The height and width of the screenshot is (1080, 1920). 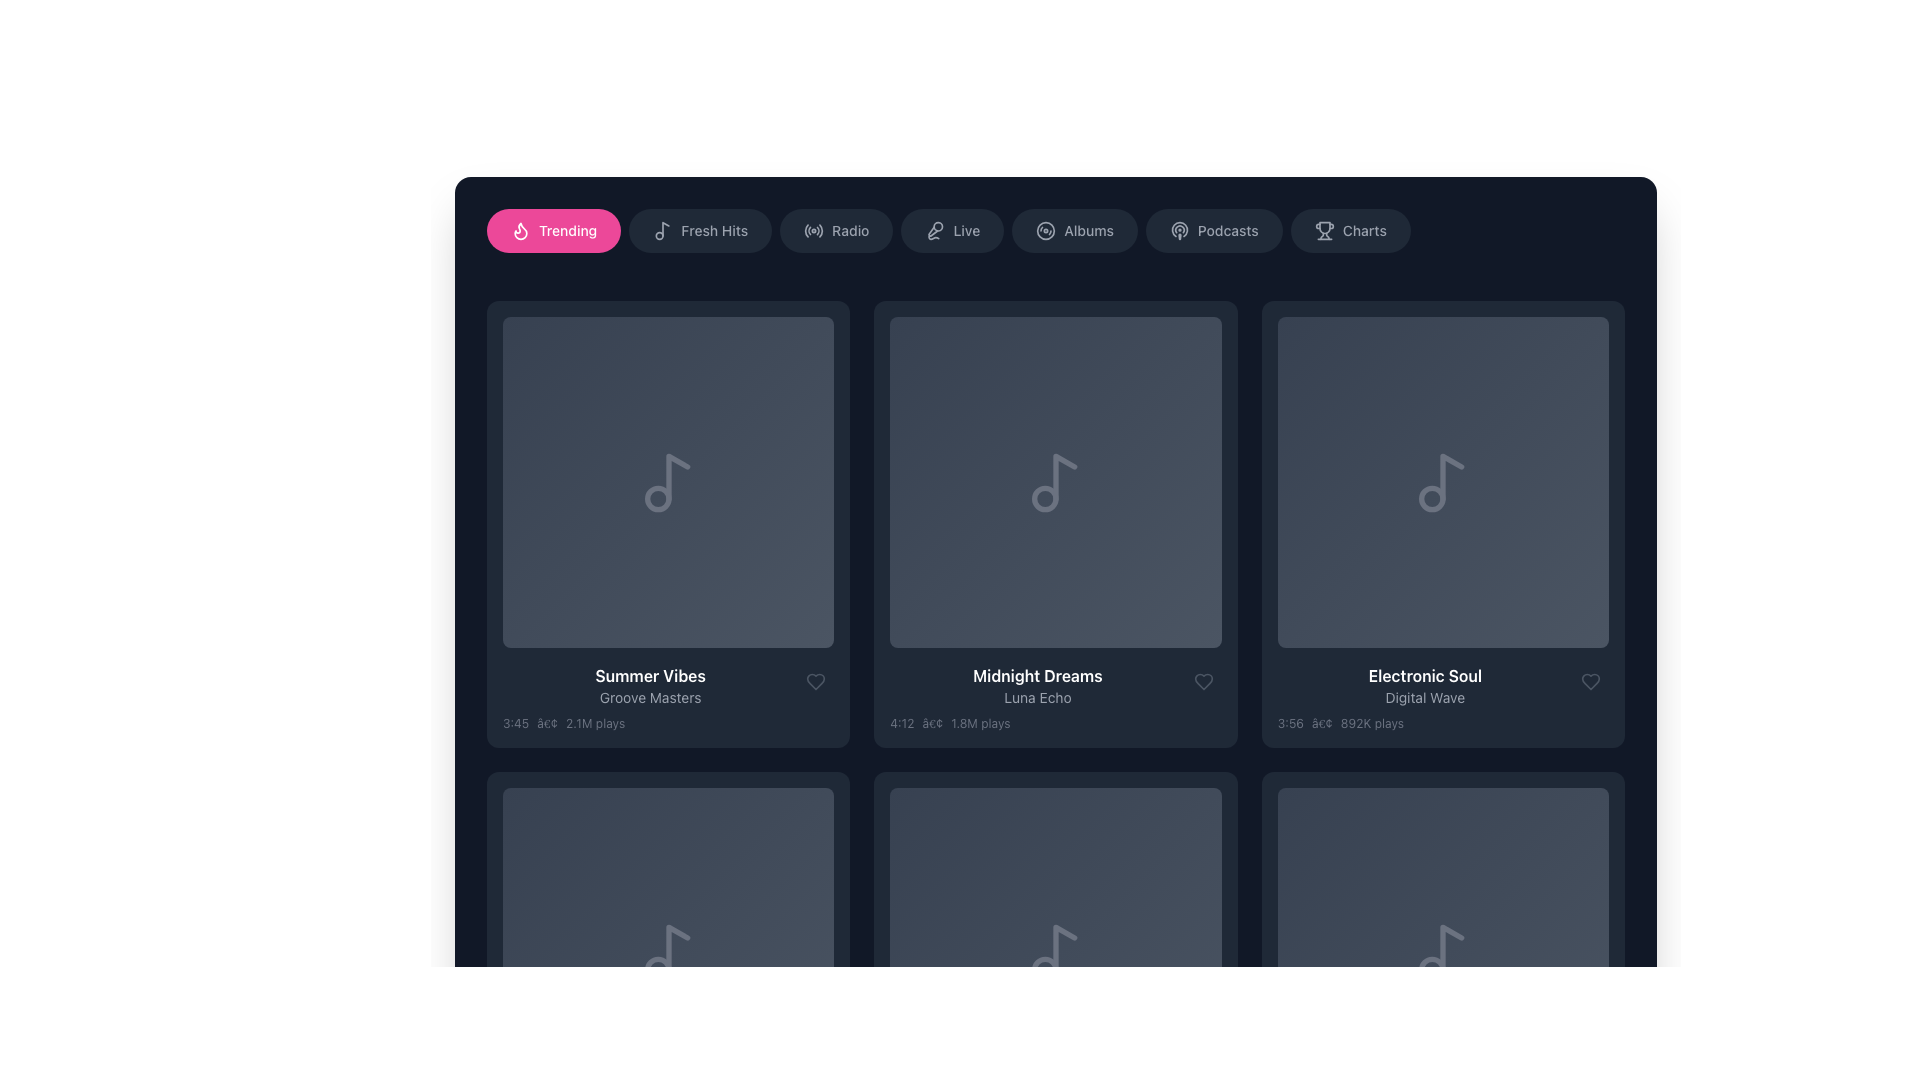 I want to click on the music note icon associated with the 'Fresh Hits' label, so click(x=663, y=230).